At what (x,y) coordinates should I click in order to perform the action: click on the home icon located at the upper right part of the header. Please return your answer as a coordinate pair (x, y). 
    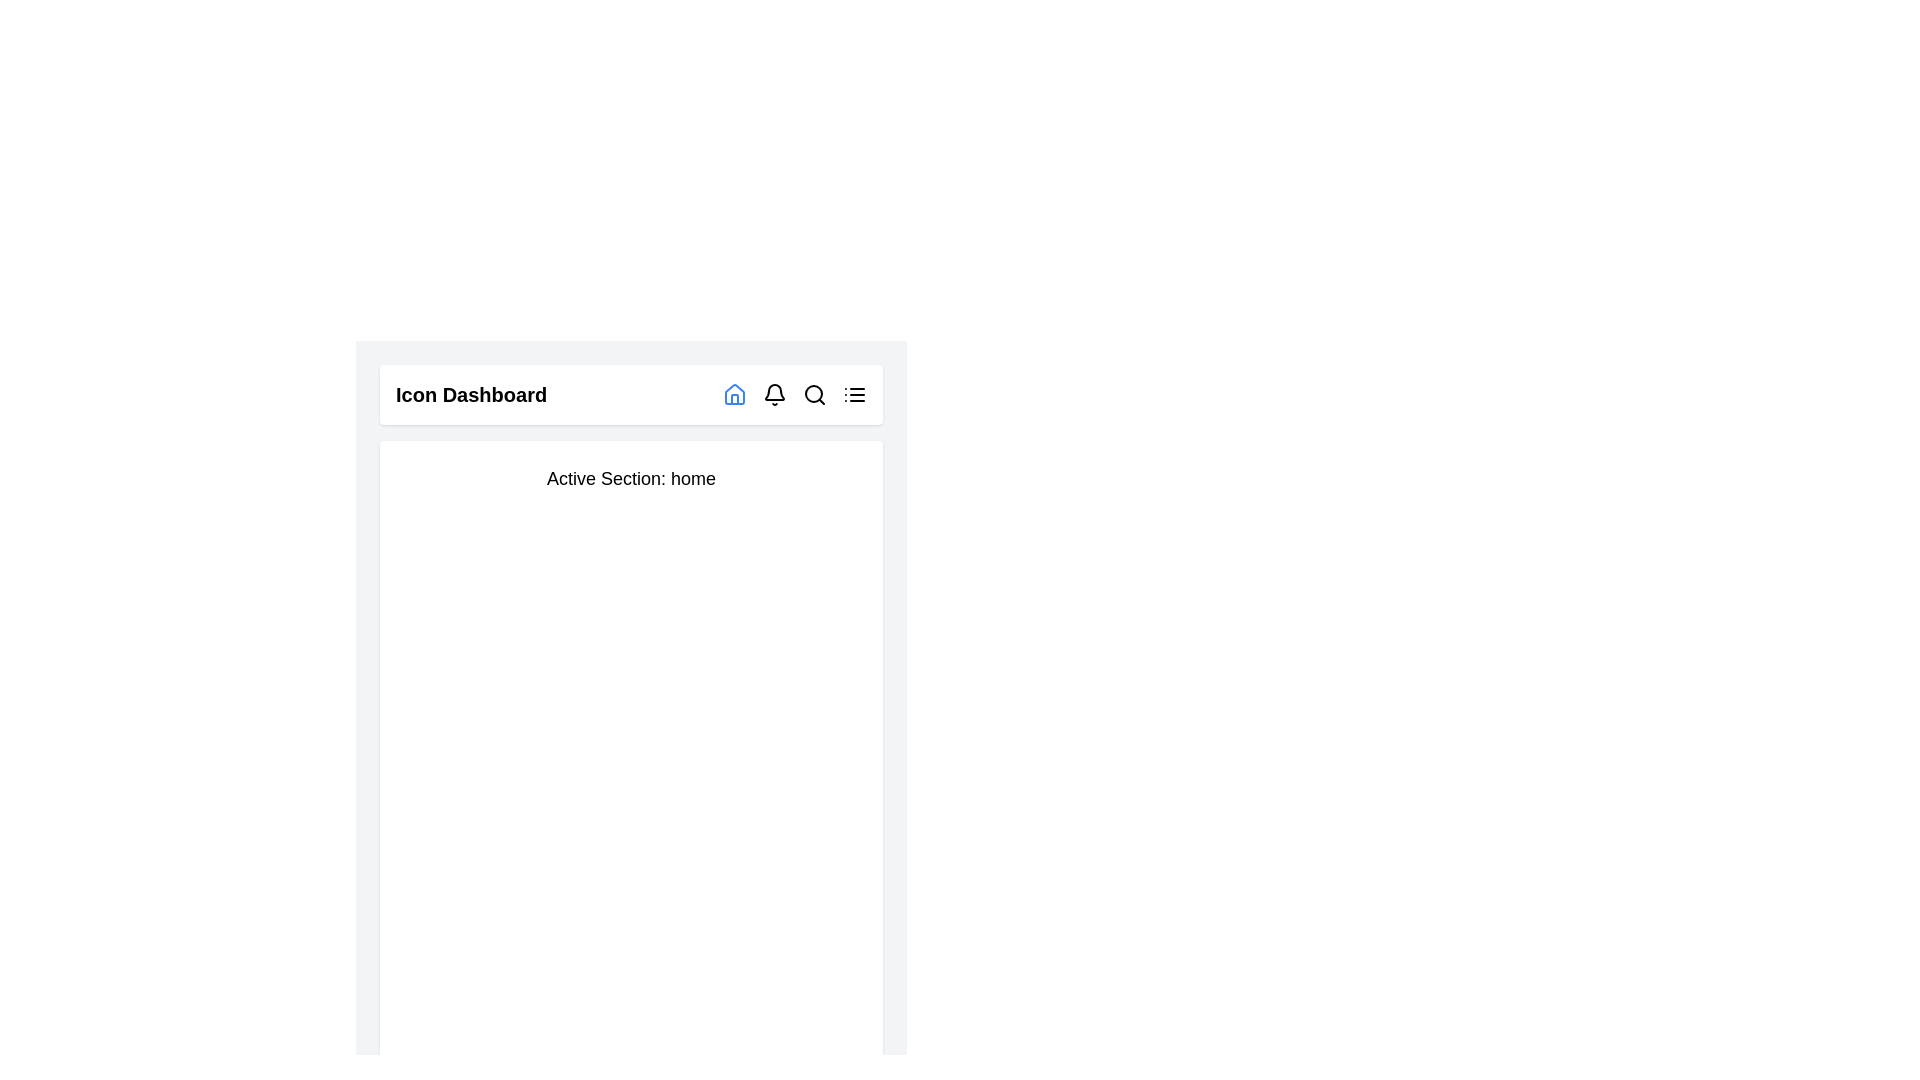
    Looking at the image, I should click on (733, 394).